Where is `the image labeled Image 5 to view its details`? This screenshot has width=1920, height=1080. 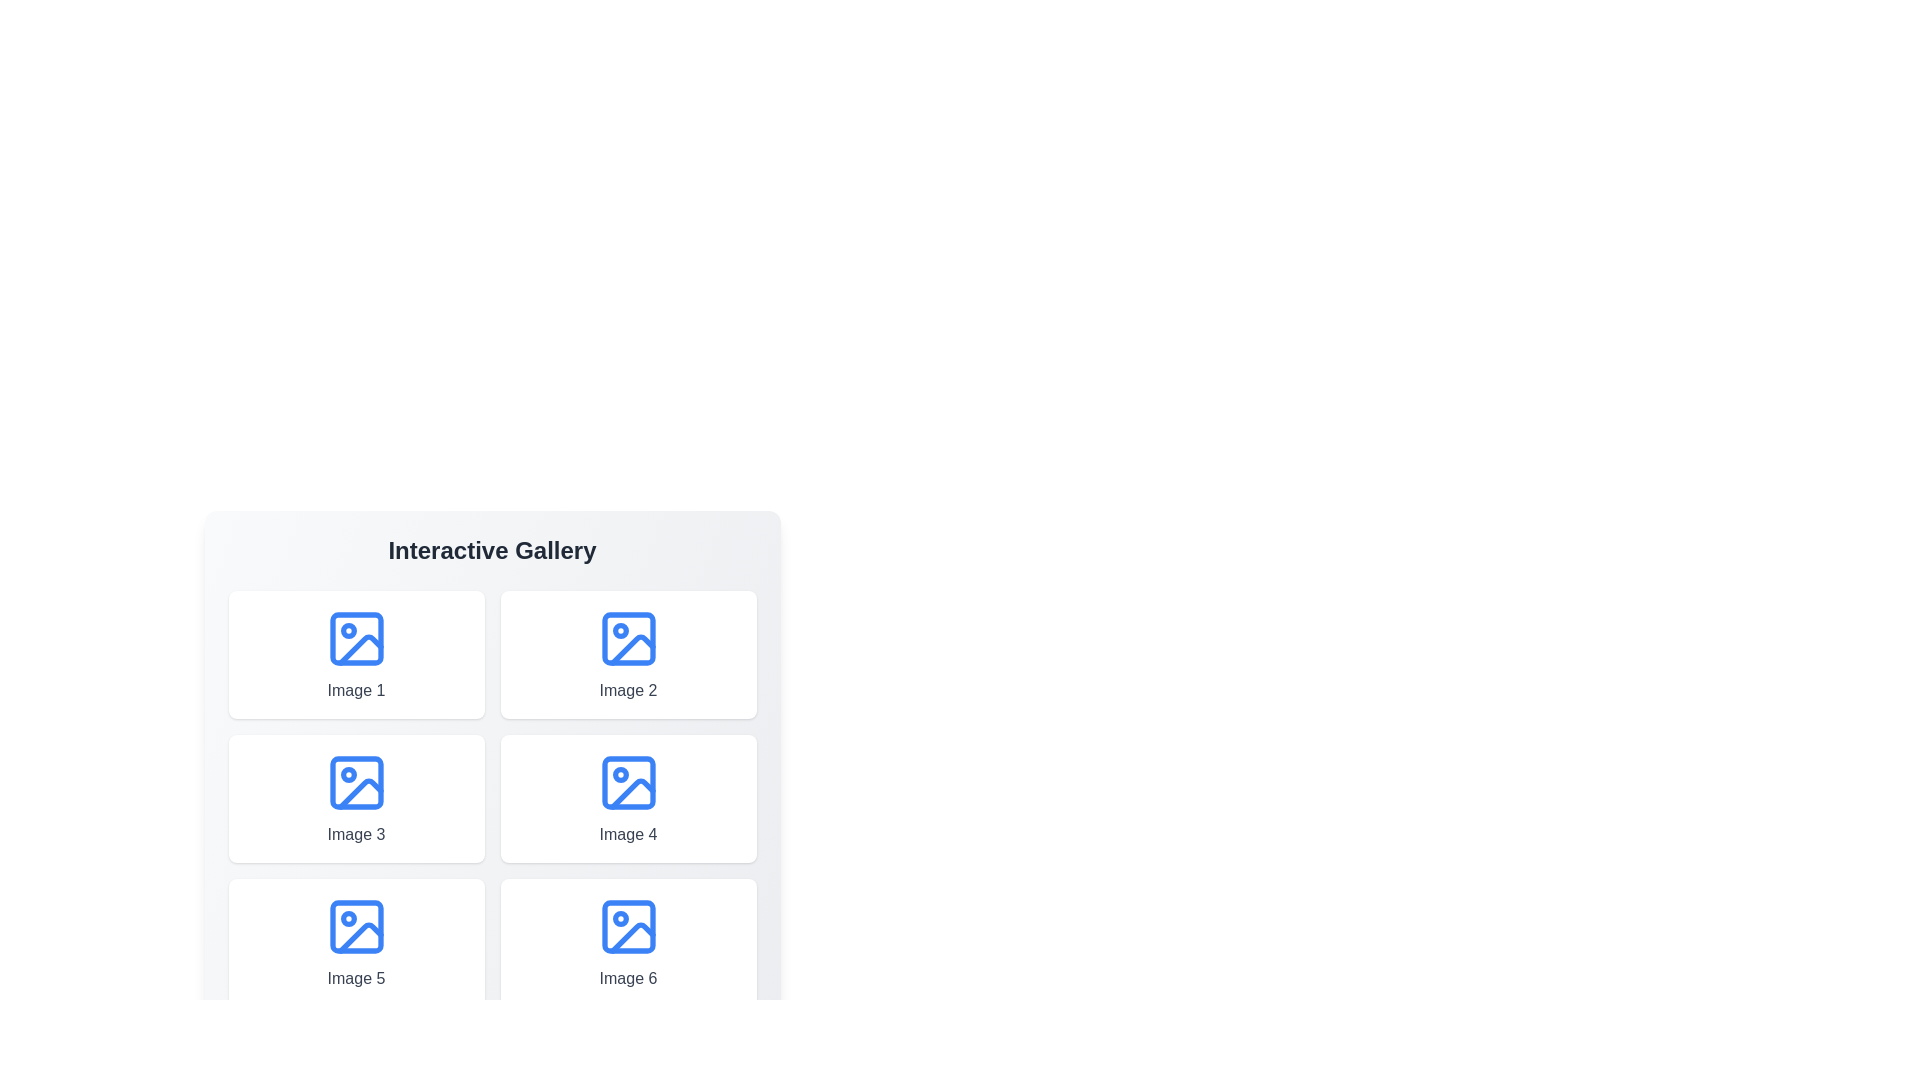 the image labeled Image 5 to view its details is located at coordinates (356, 942).